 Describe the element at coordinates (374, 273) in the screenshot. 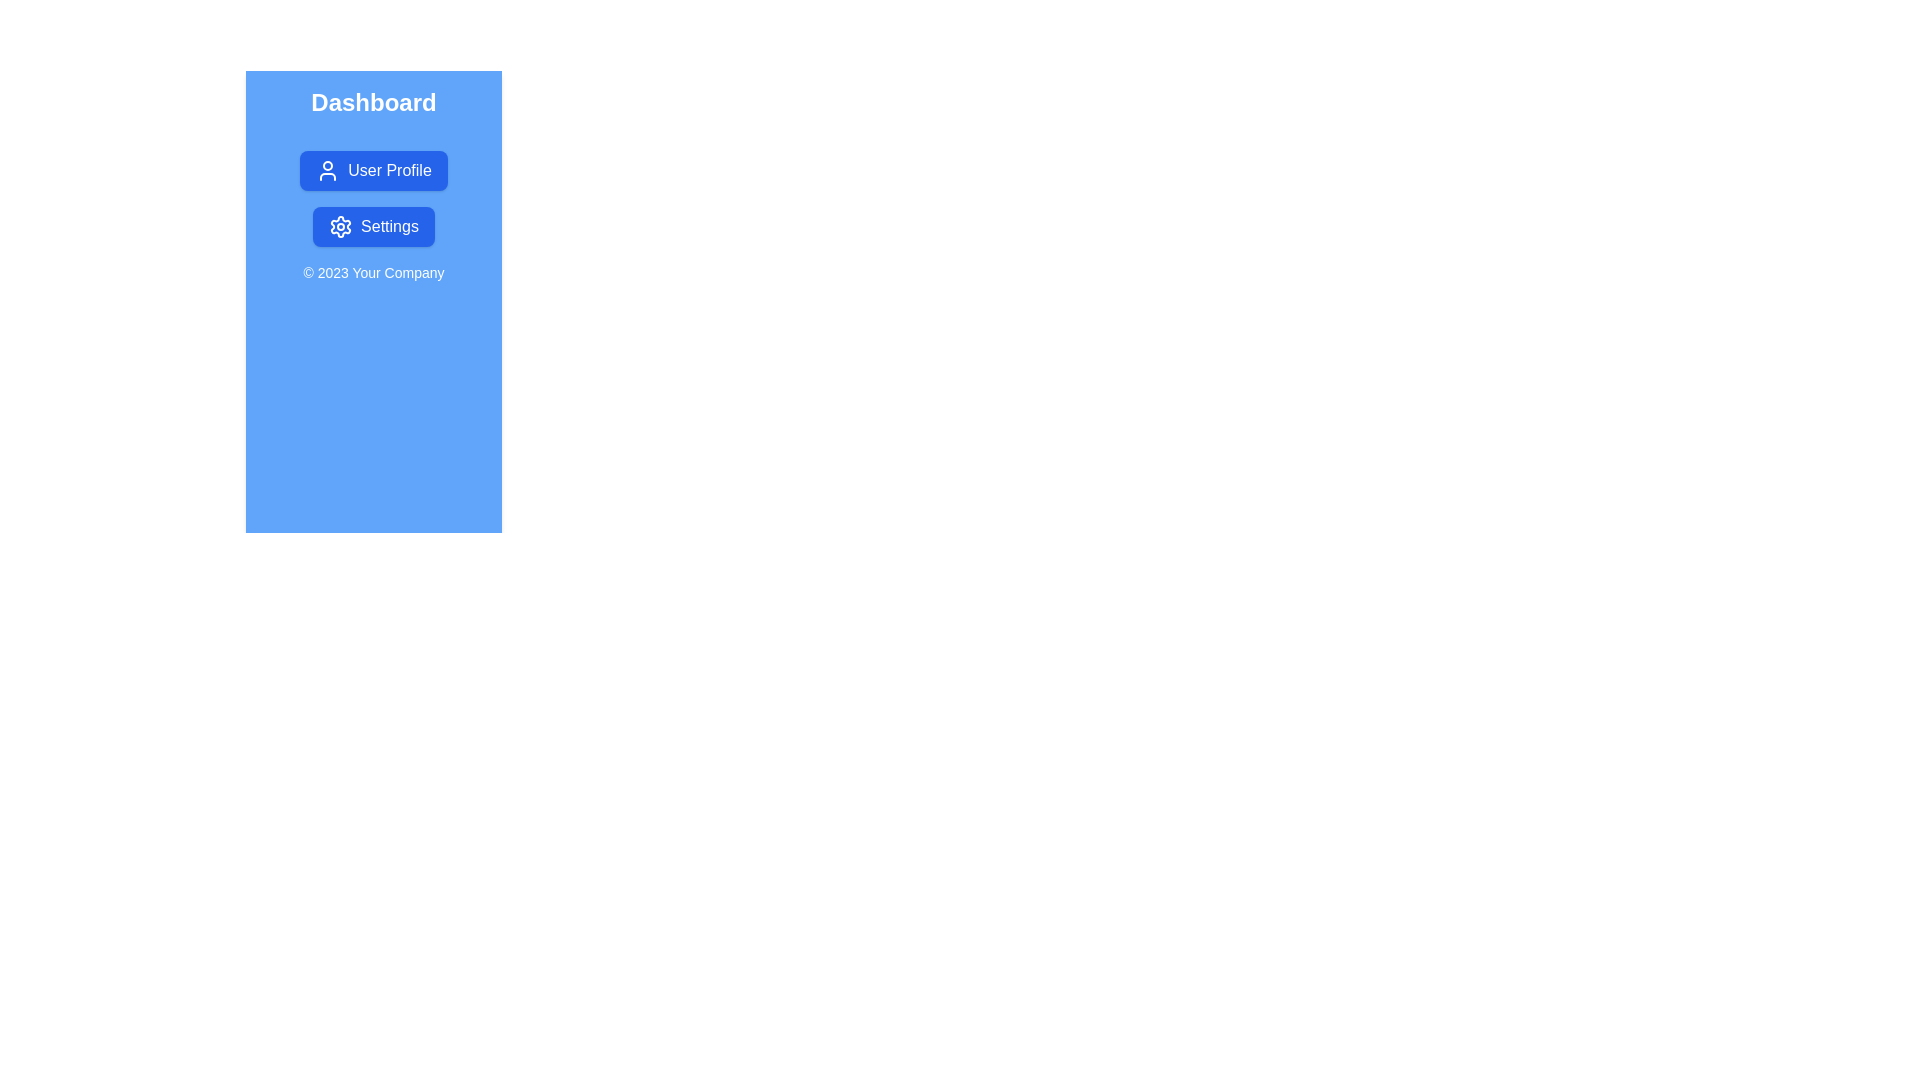

I see `the footer text for copying` at that location.